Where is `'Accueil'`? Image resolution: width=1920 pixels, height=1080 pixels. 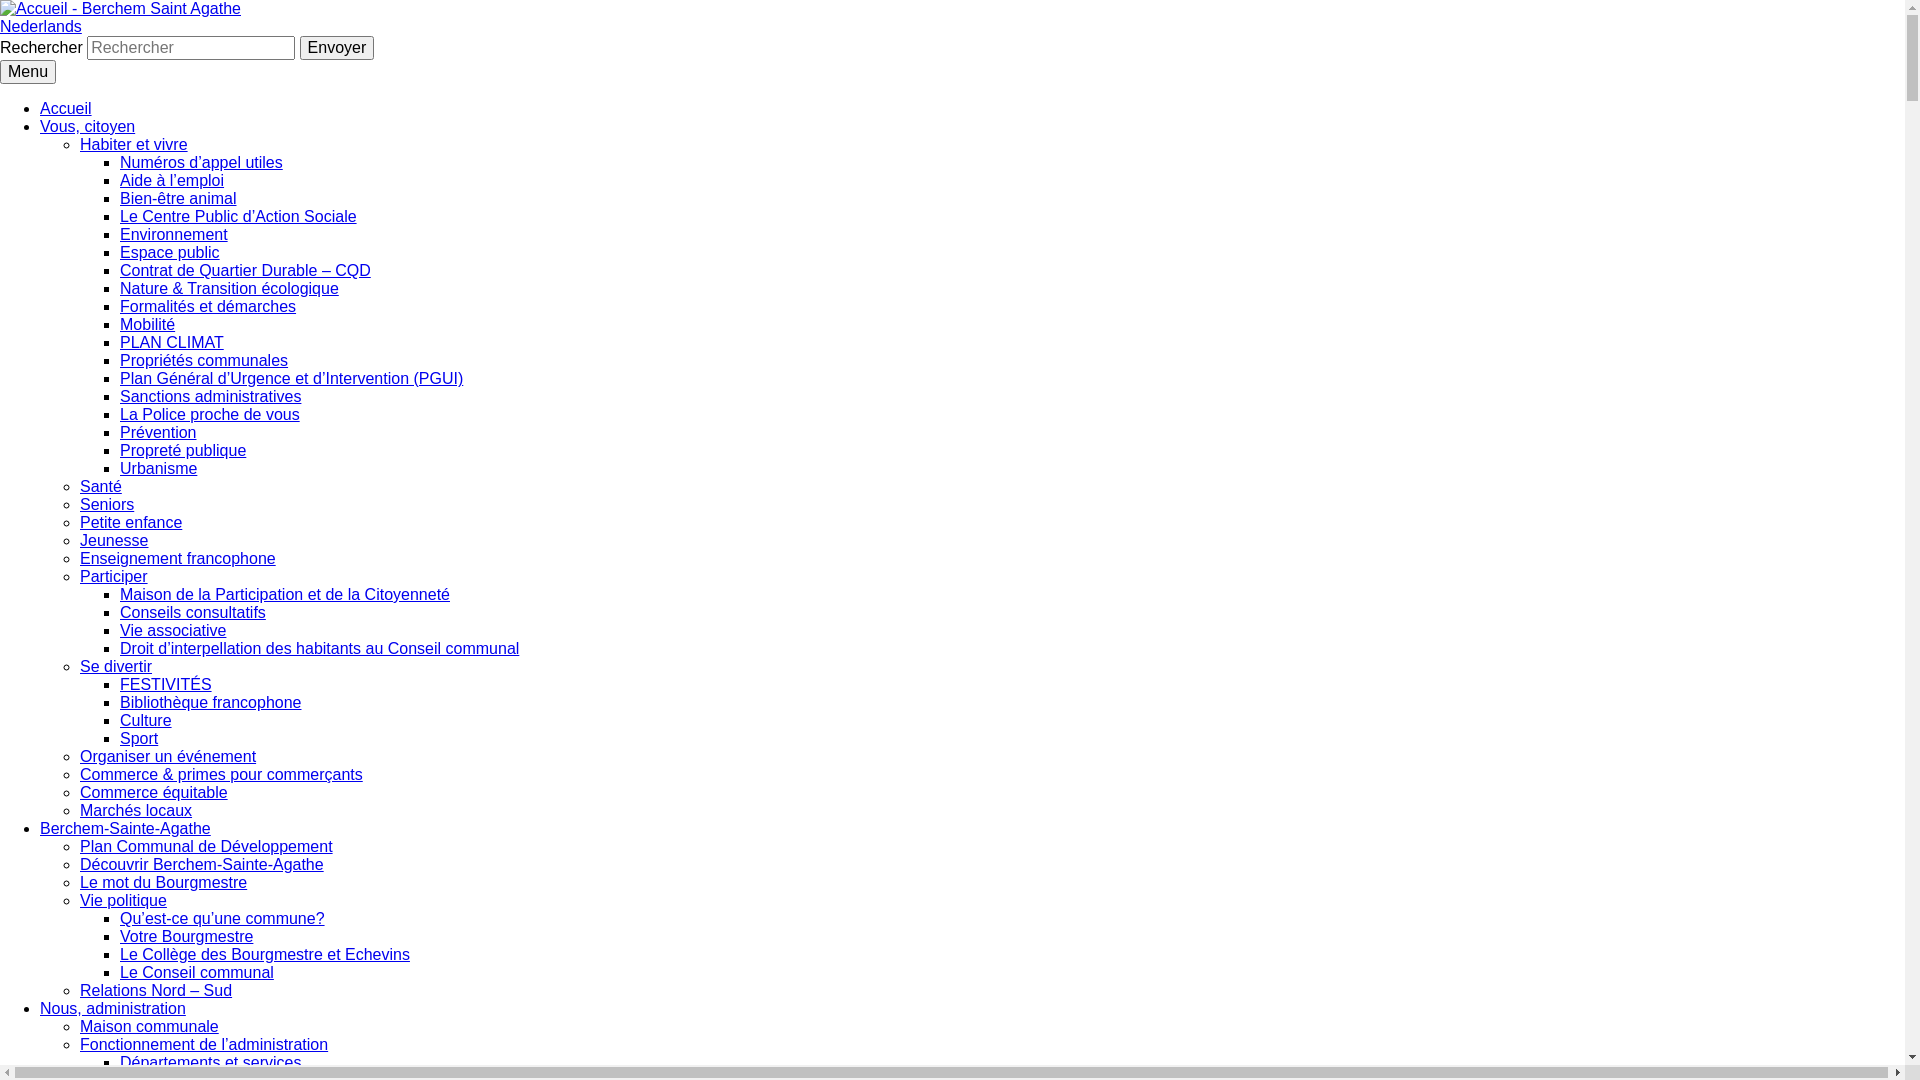 'Accueil' is located at coordinates (66, 108).